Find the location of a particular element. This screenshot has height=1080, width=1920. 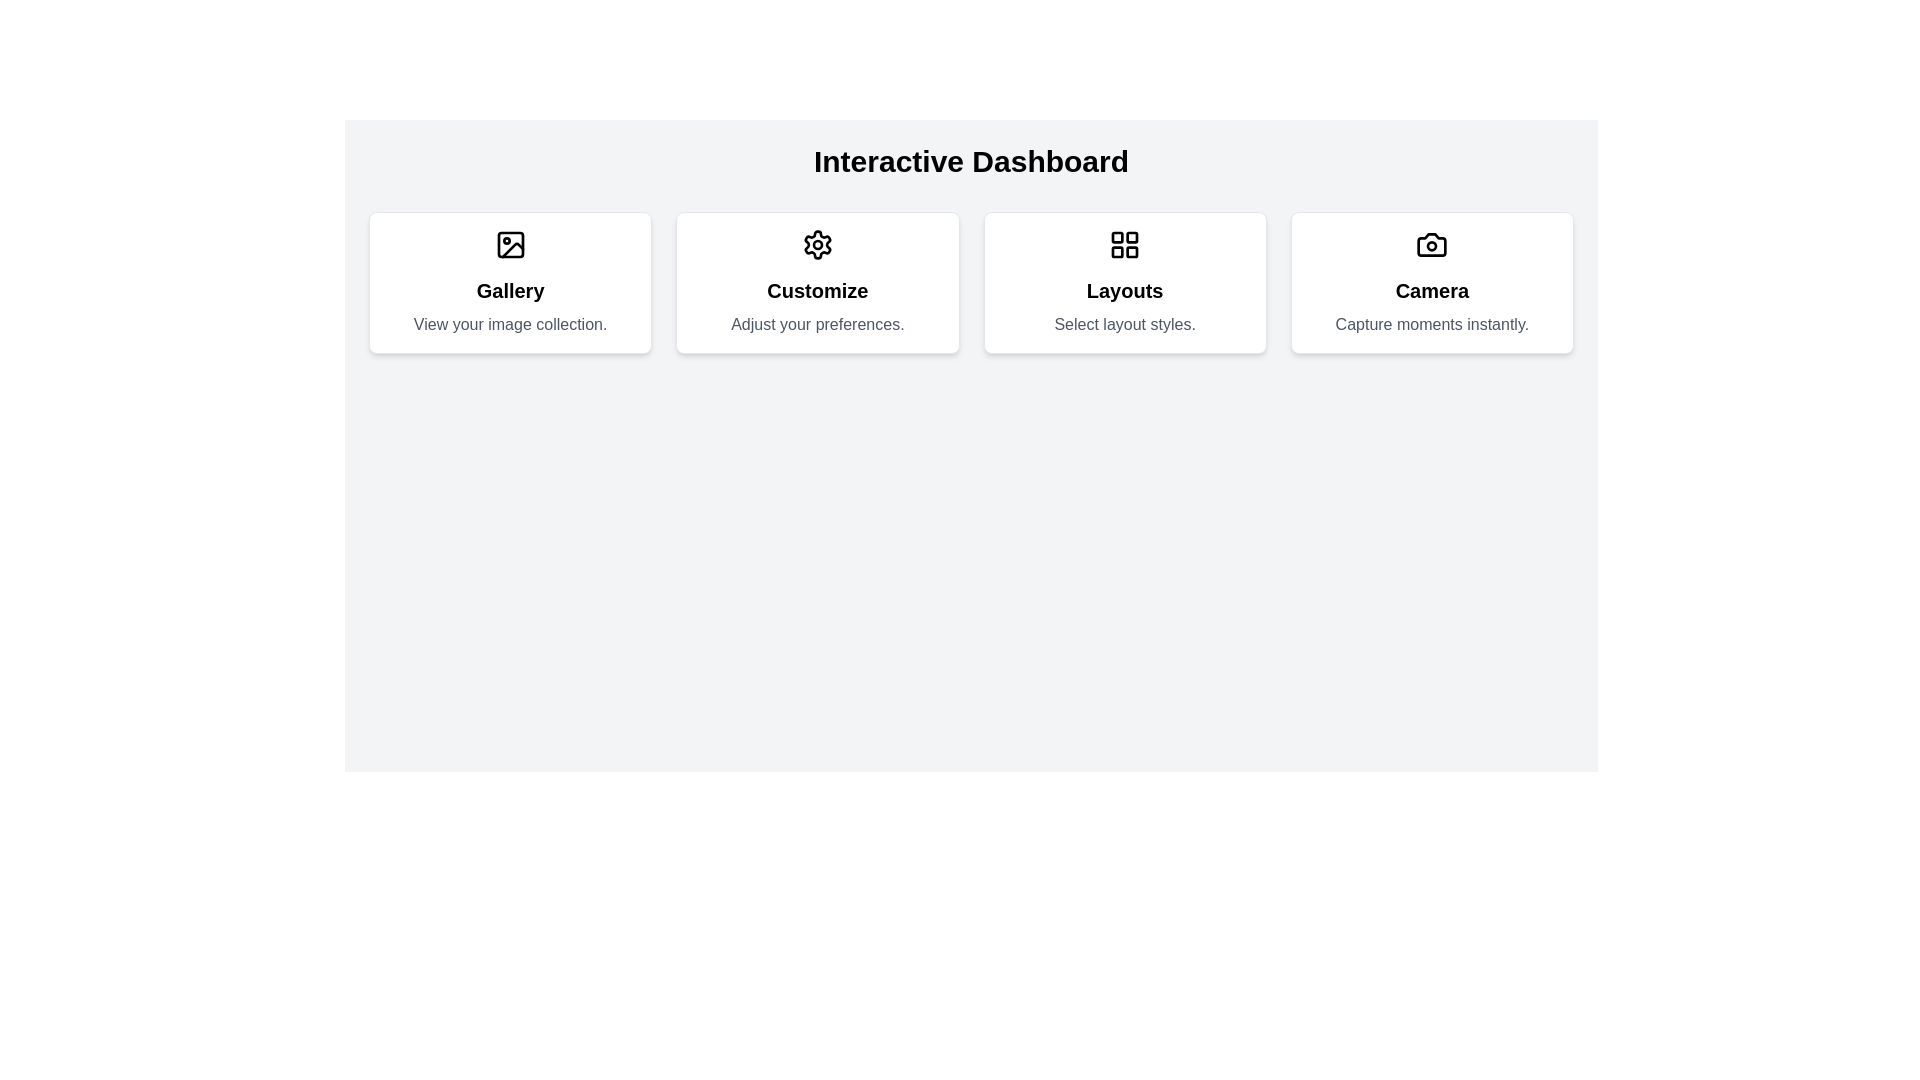

the 'Layouts' icon is located at coordinates (1124, 244).